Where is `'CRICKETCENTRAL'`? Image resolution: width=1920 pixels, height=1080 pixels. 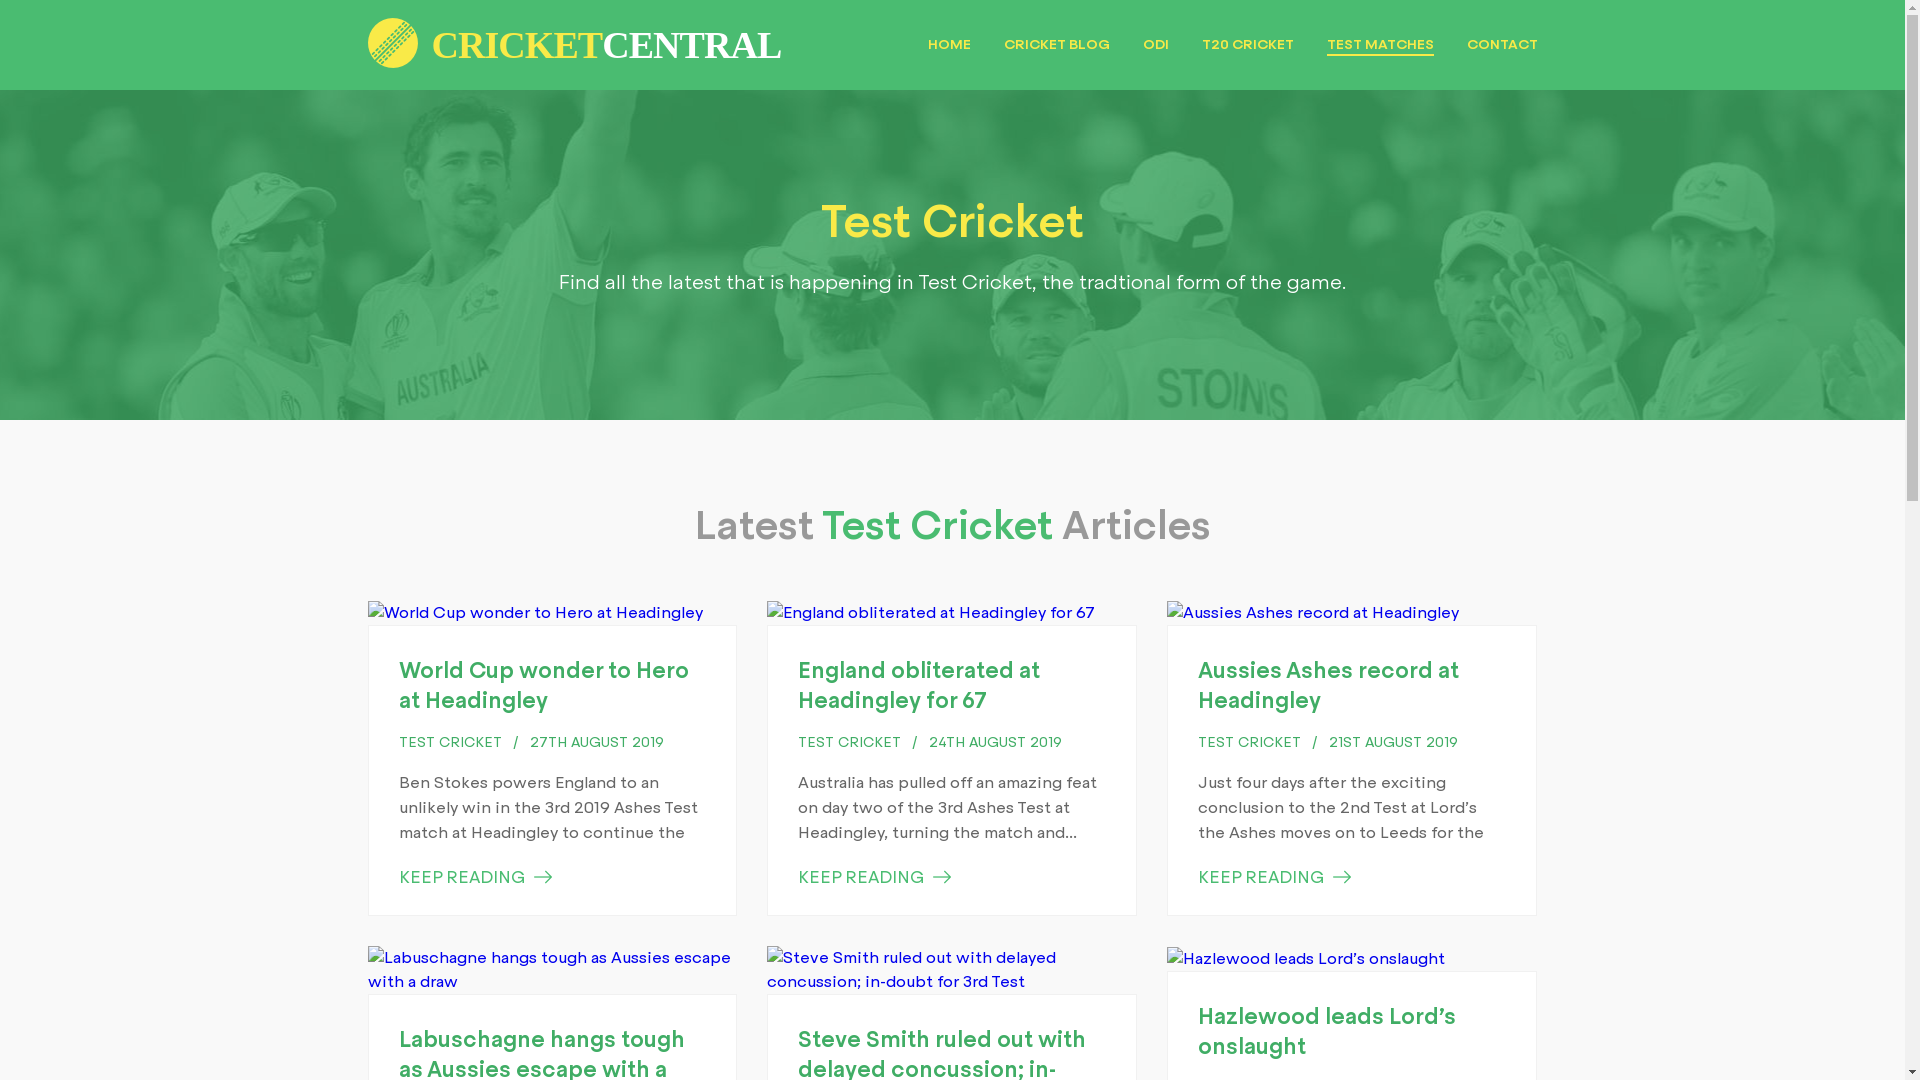 'CRICKETCENTRAL' is located at coordinates (574, 26).